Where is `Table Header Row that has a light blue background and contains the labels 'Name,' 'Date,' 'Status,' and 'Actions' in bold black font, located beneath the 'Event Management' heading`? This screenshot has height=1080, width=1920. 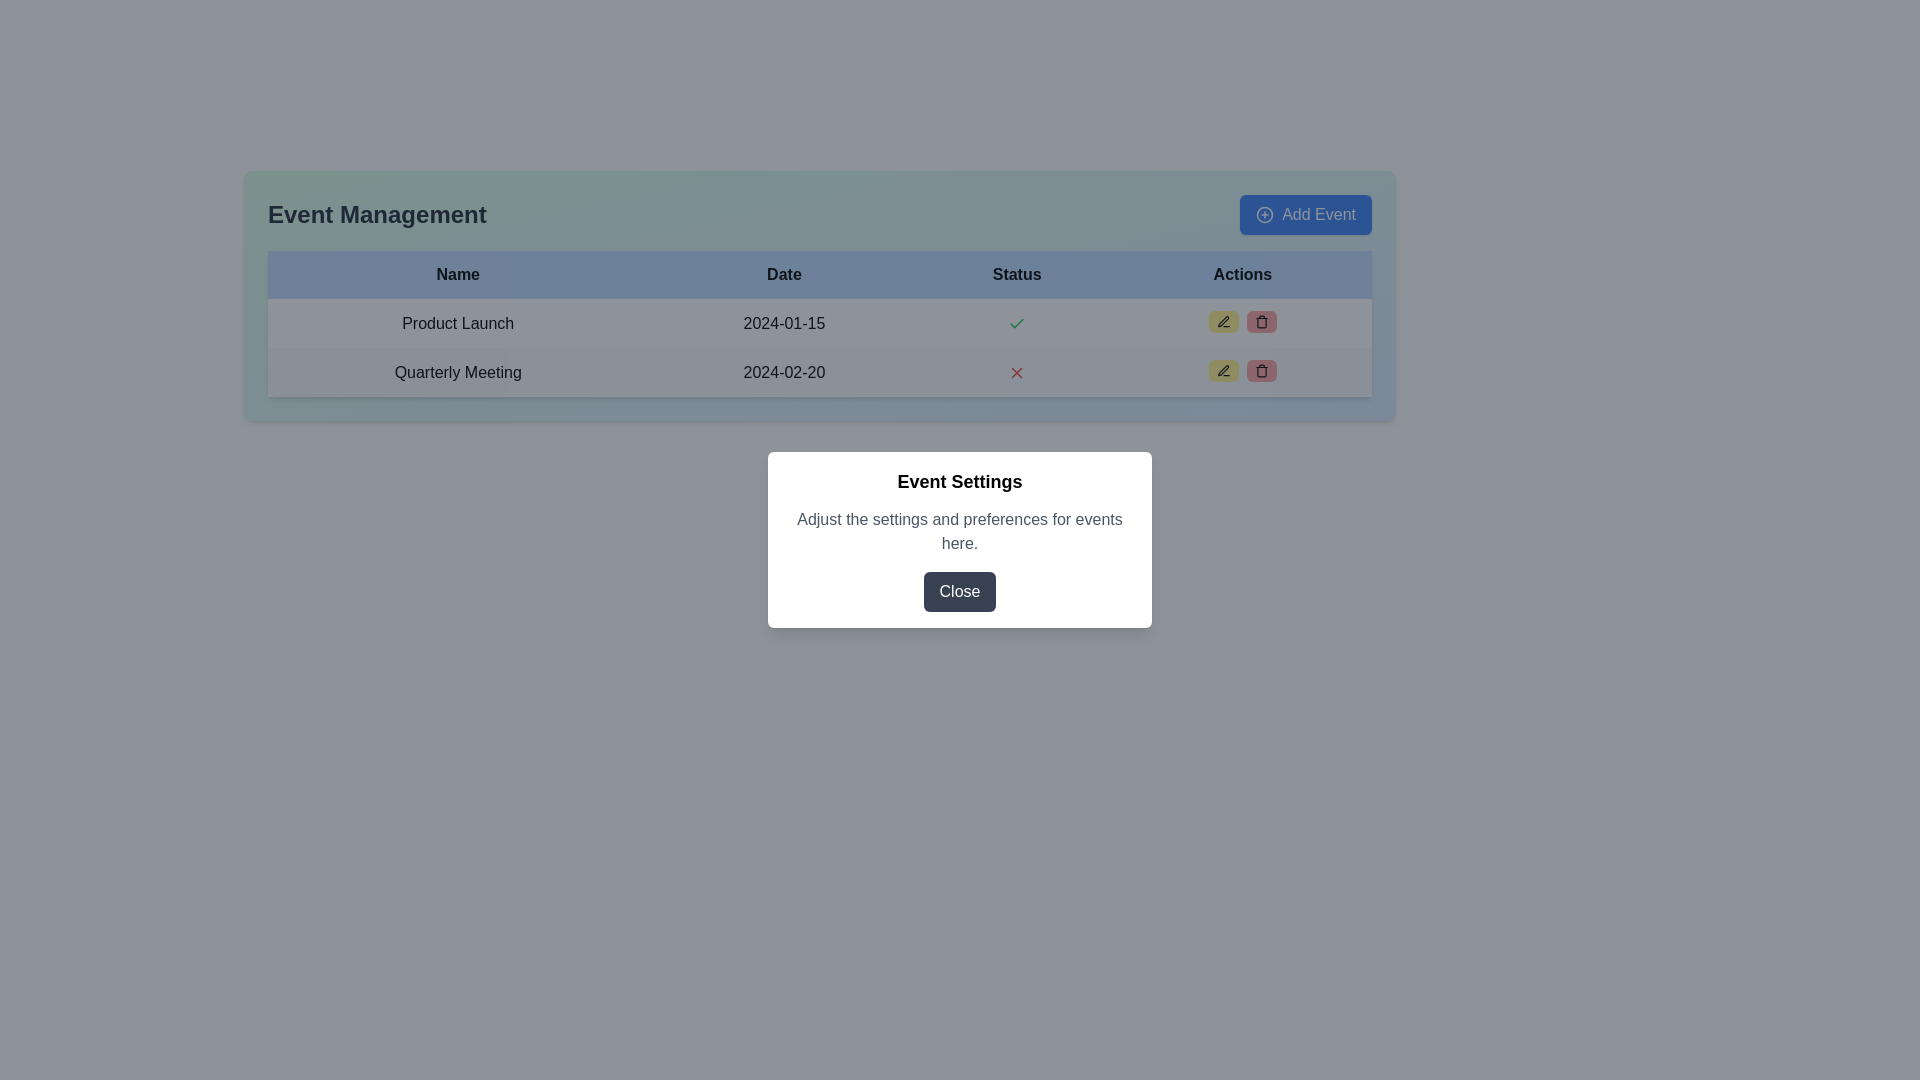 Table Header Row that has a light blue background and contains the labels 'Name,' 'Date,' 'Status,' and 'Actions' in bold black font, located beneath the 'Event Management' heading is located at coordinates (820, 274).